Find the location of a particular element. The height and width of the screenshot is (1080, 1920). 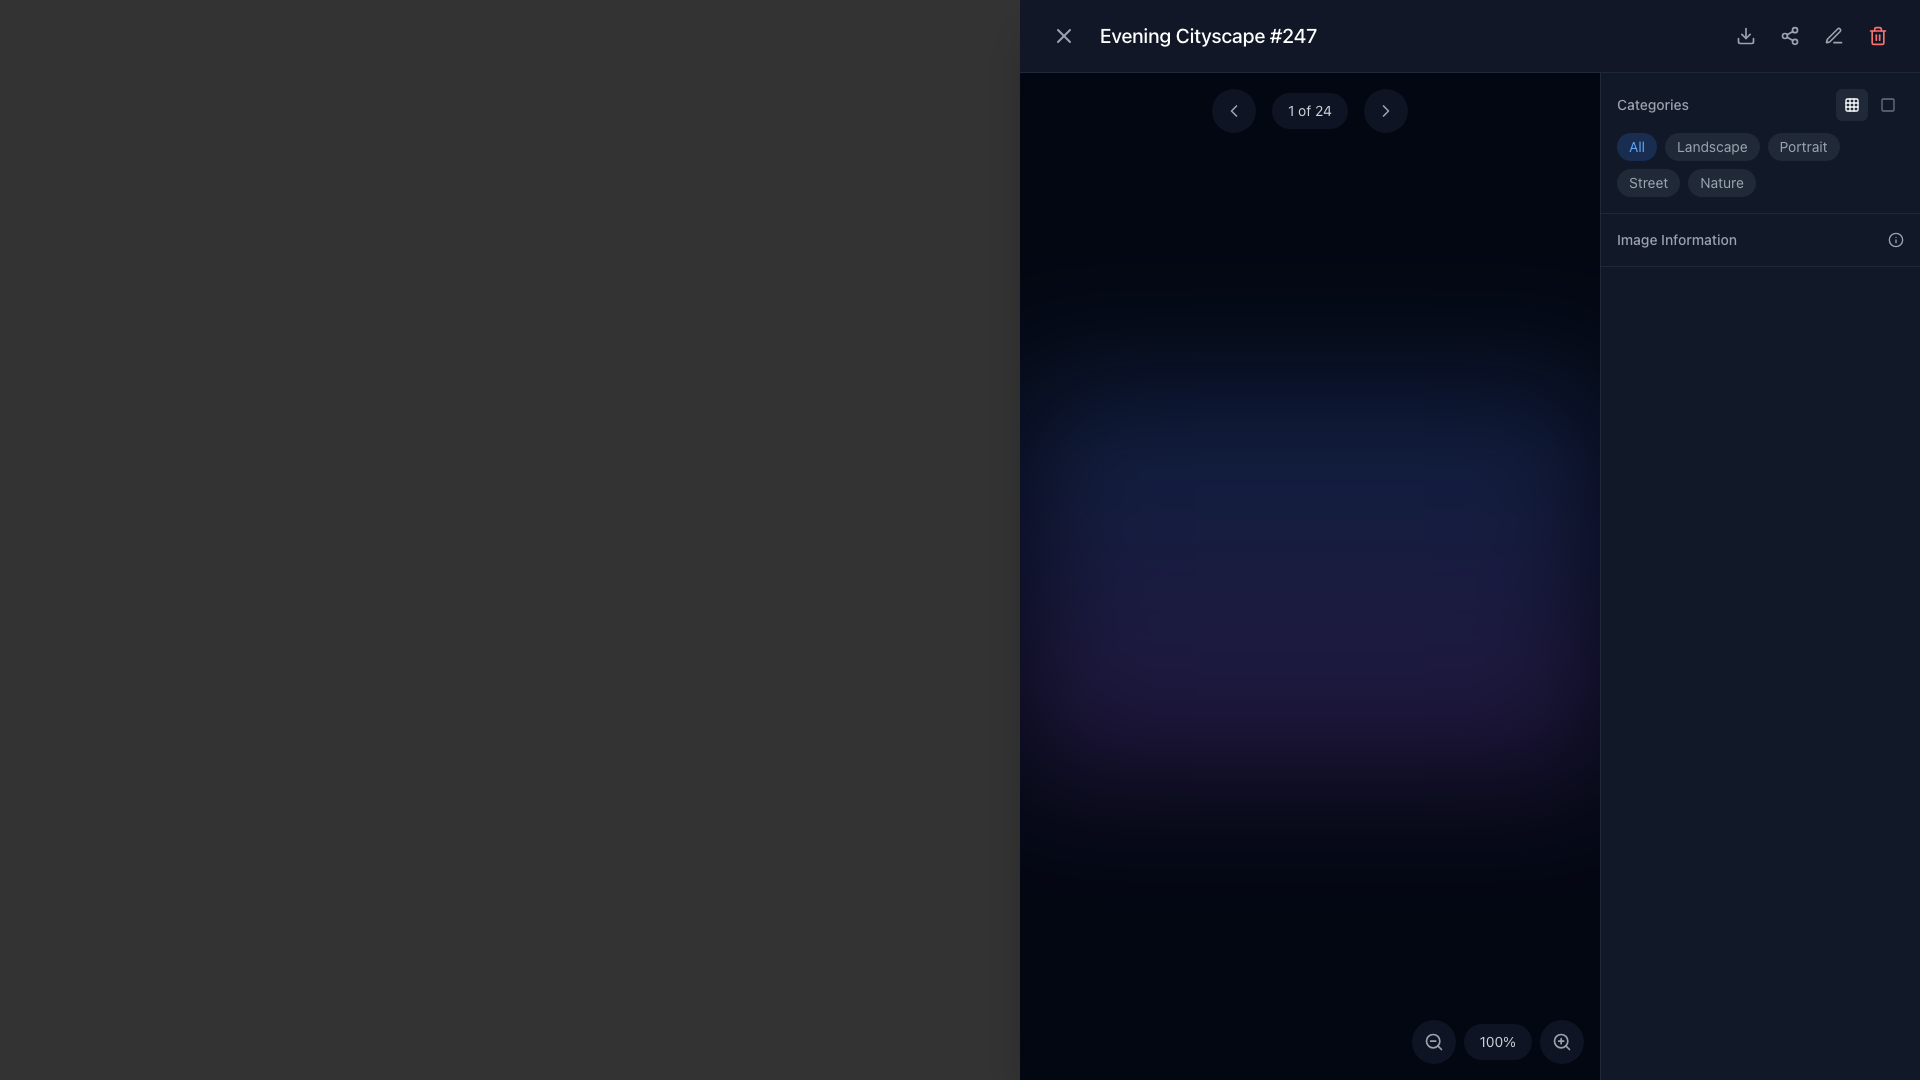

the circular 'X' icon button located in the top-left corner of the panel near the title 'Evening Cityscape #247' to potentially reveal a tooltip is located at coordinates (1063, 35).